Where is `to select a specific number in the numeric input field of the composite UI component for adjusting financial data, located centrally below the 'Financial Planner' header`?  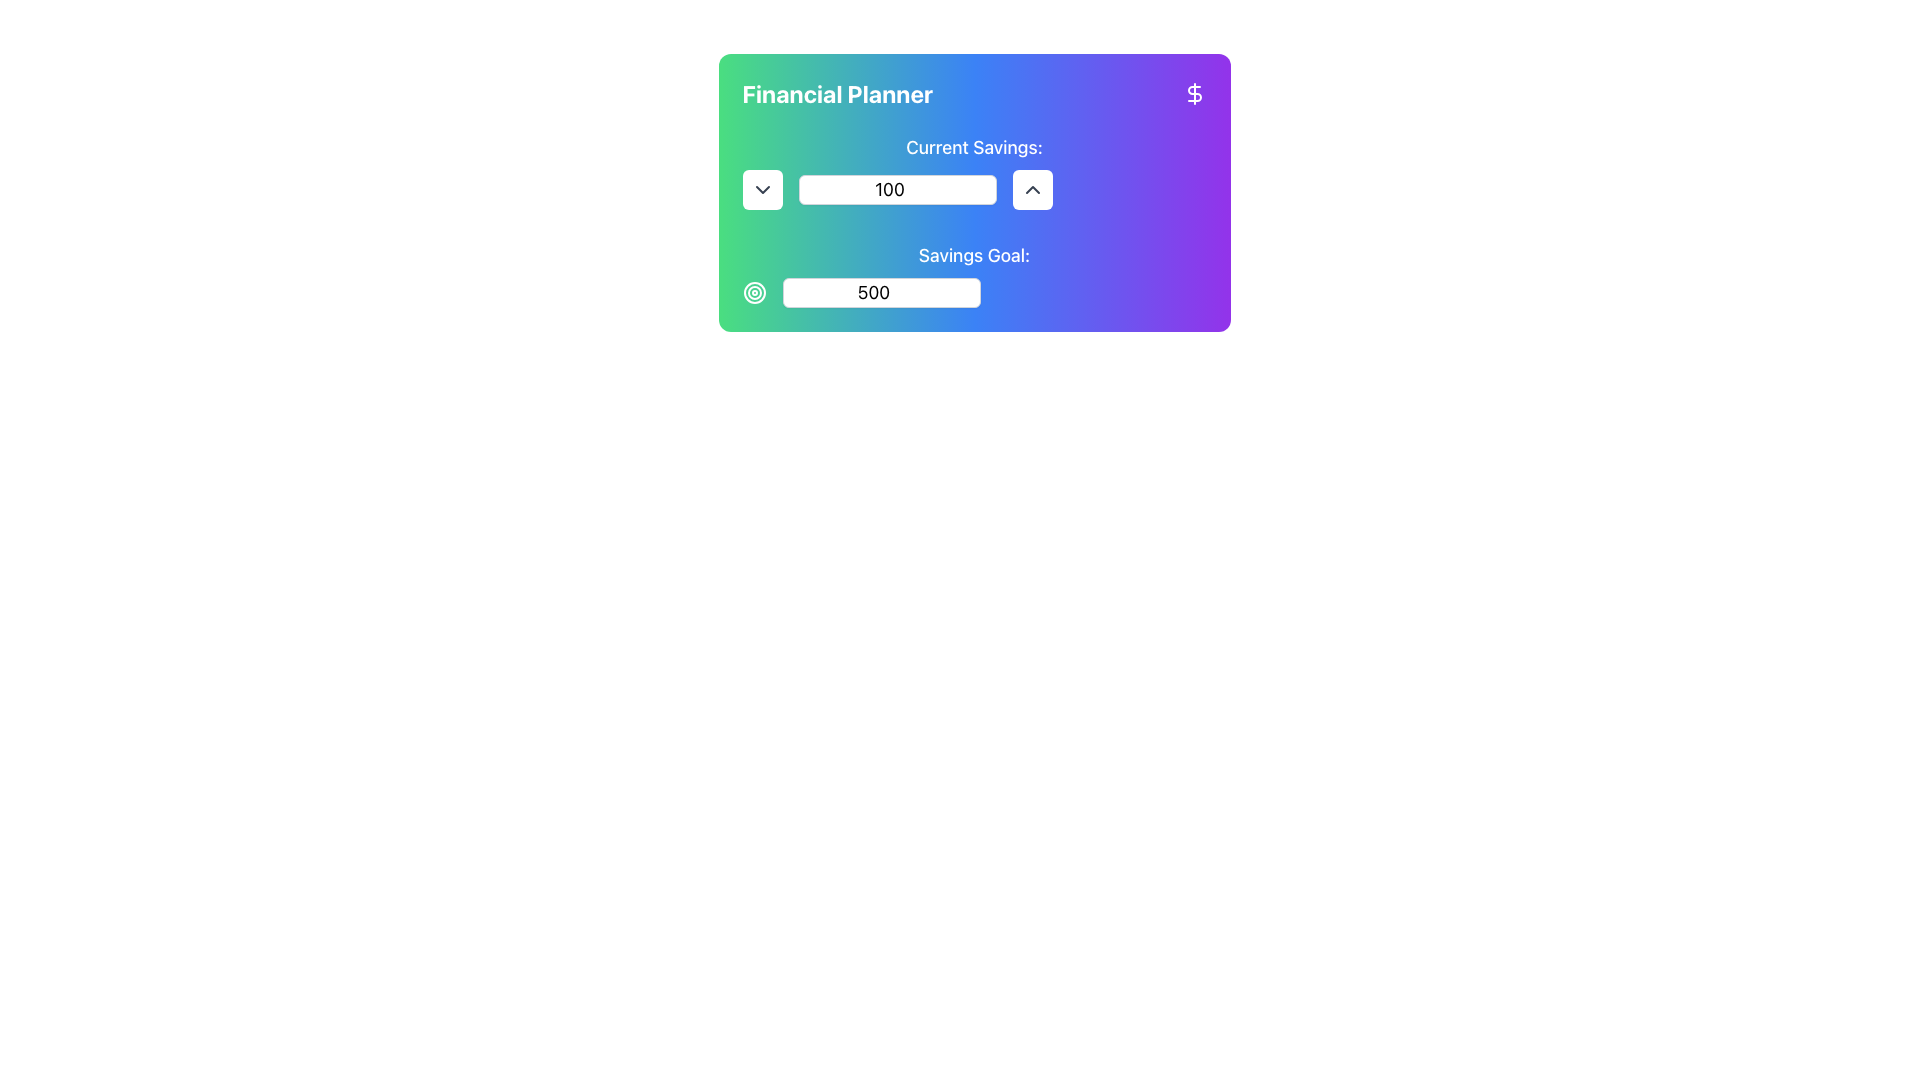 to select a specific number in the numeric input field of the composite UI component for adjusting financial data, located centrally below the 'Financial Planner' header is located at coordinates (974, 220).